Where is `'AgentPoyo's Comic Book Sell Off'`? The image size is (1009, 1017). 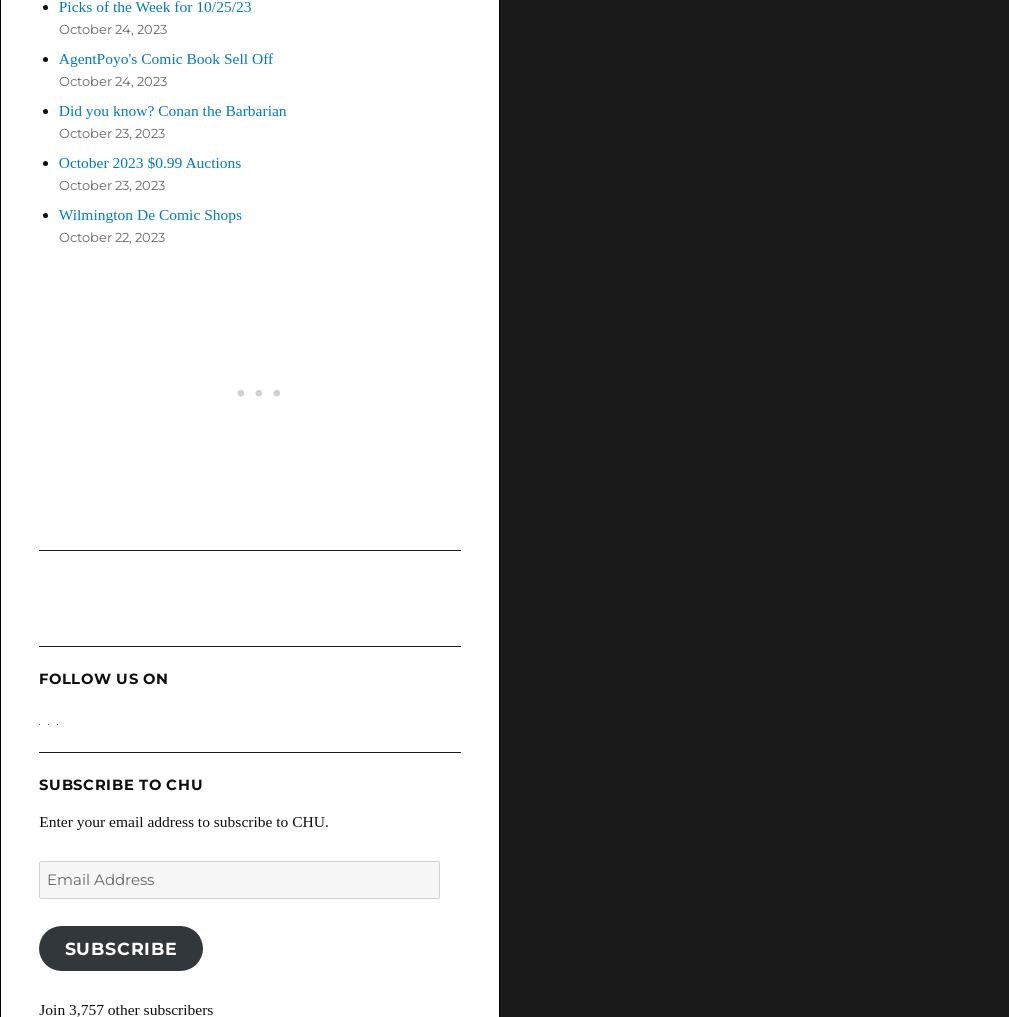 'AgentPoyo's Comic Book Sell Off' is located at coordinates (164, 56).